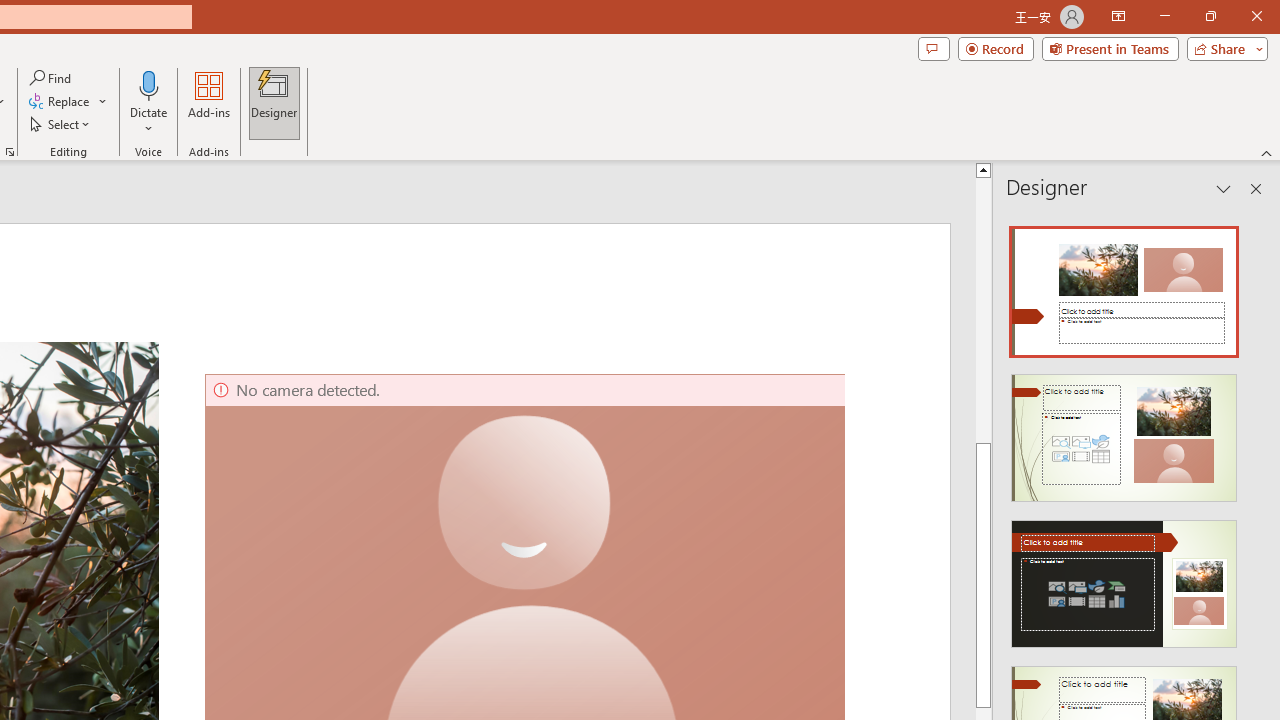 The width and height of the screenshot is (1280, 720). Describe the element at coordinates (1223, 189) in the screenshot. I see `'Task Pane Options'` at that location.